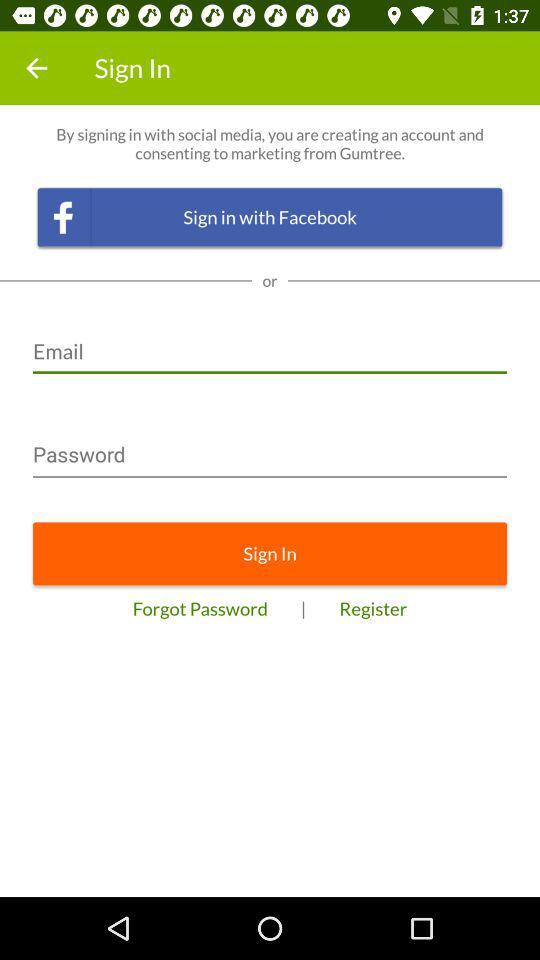 This screenshot has width=540, height=960. I want to click on icon below sign in icon, so click(373, 607).